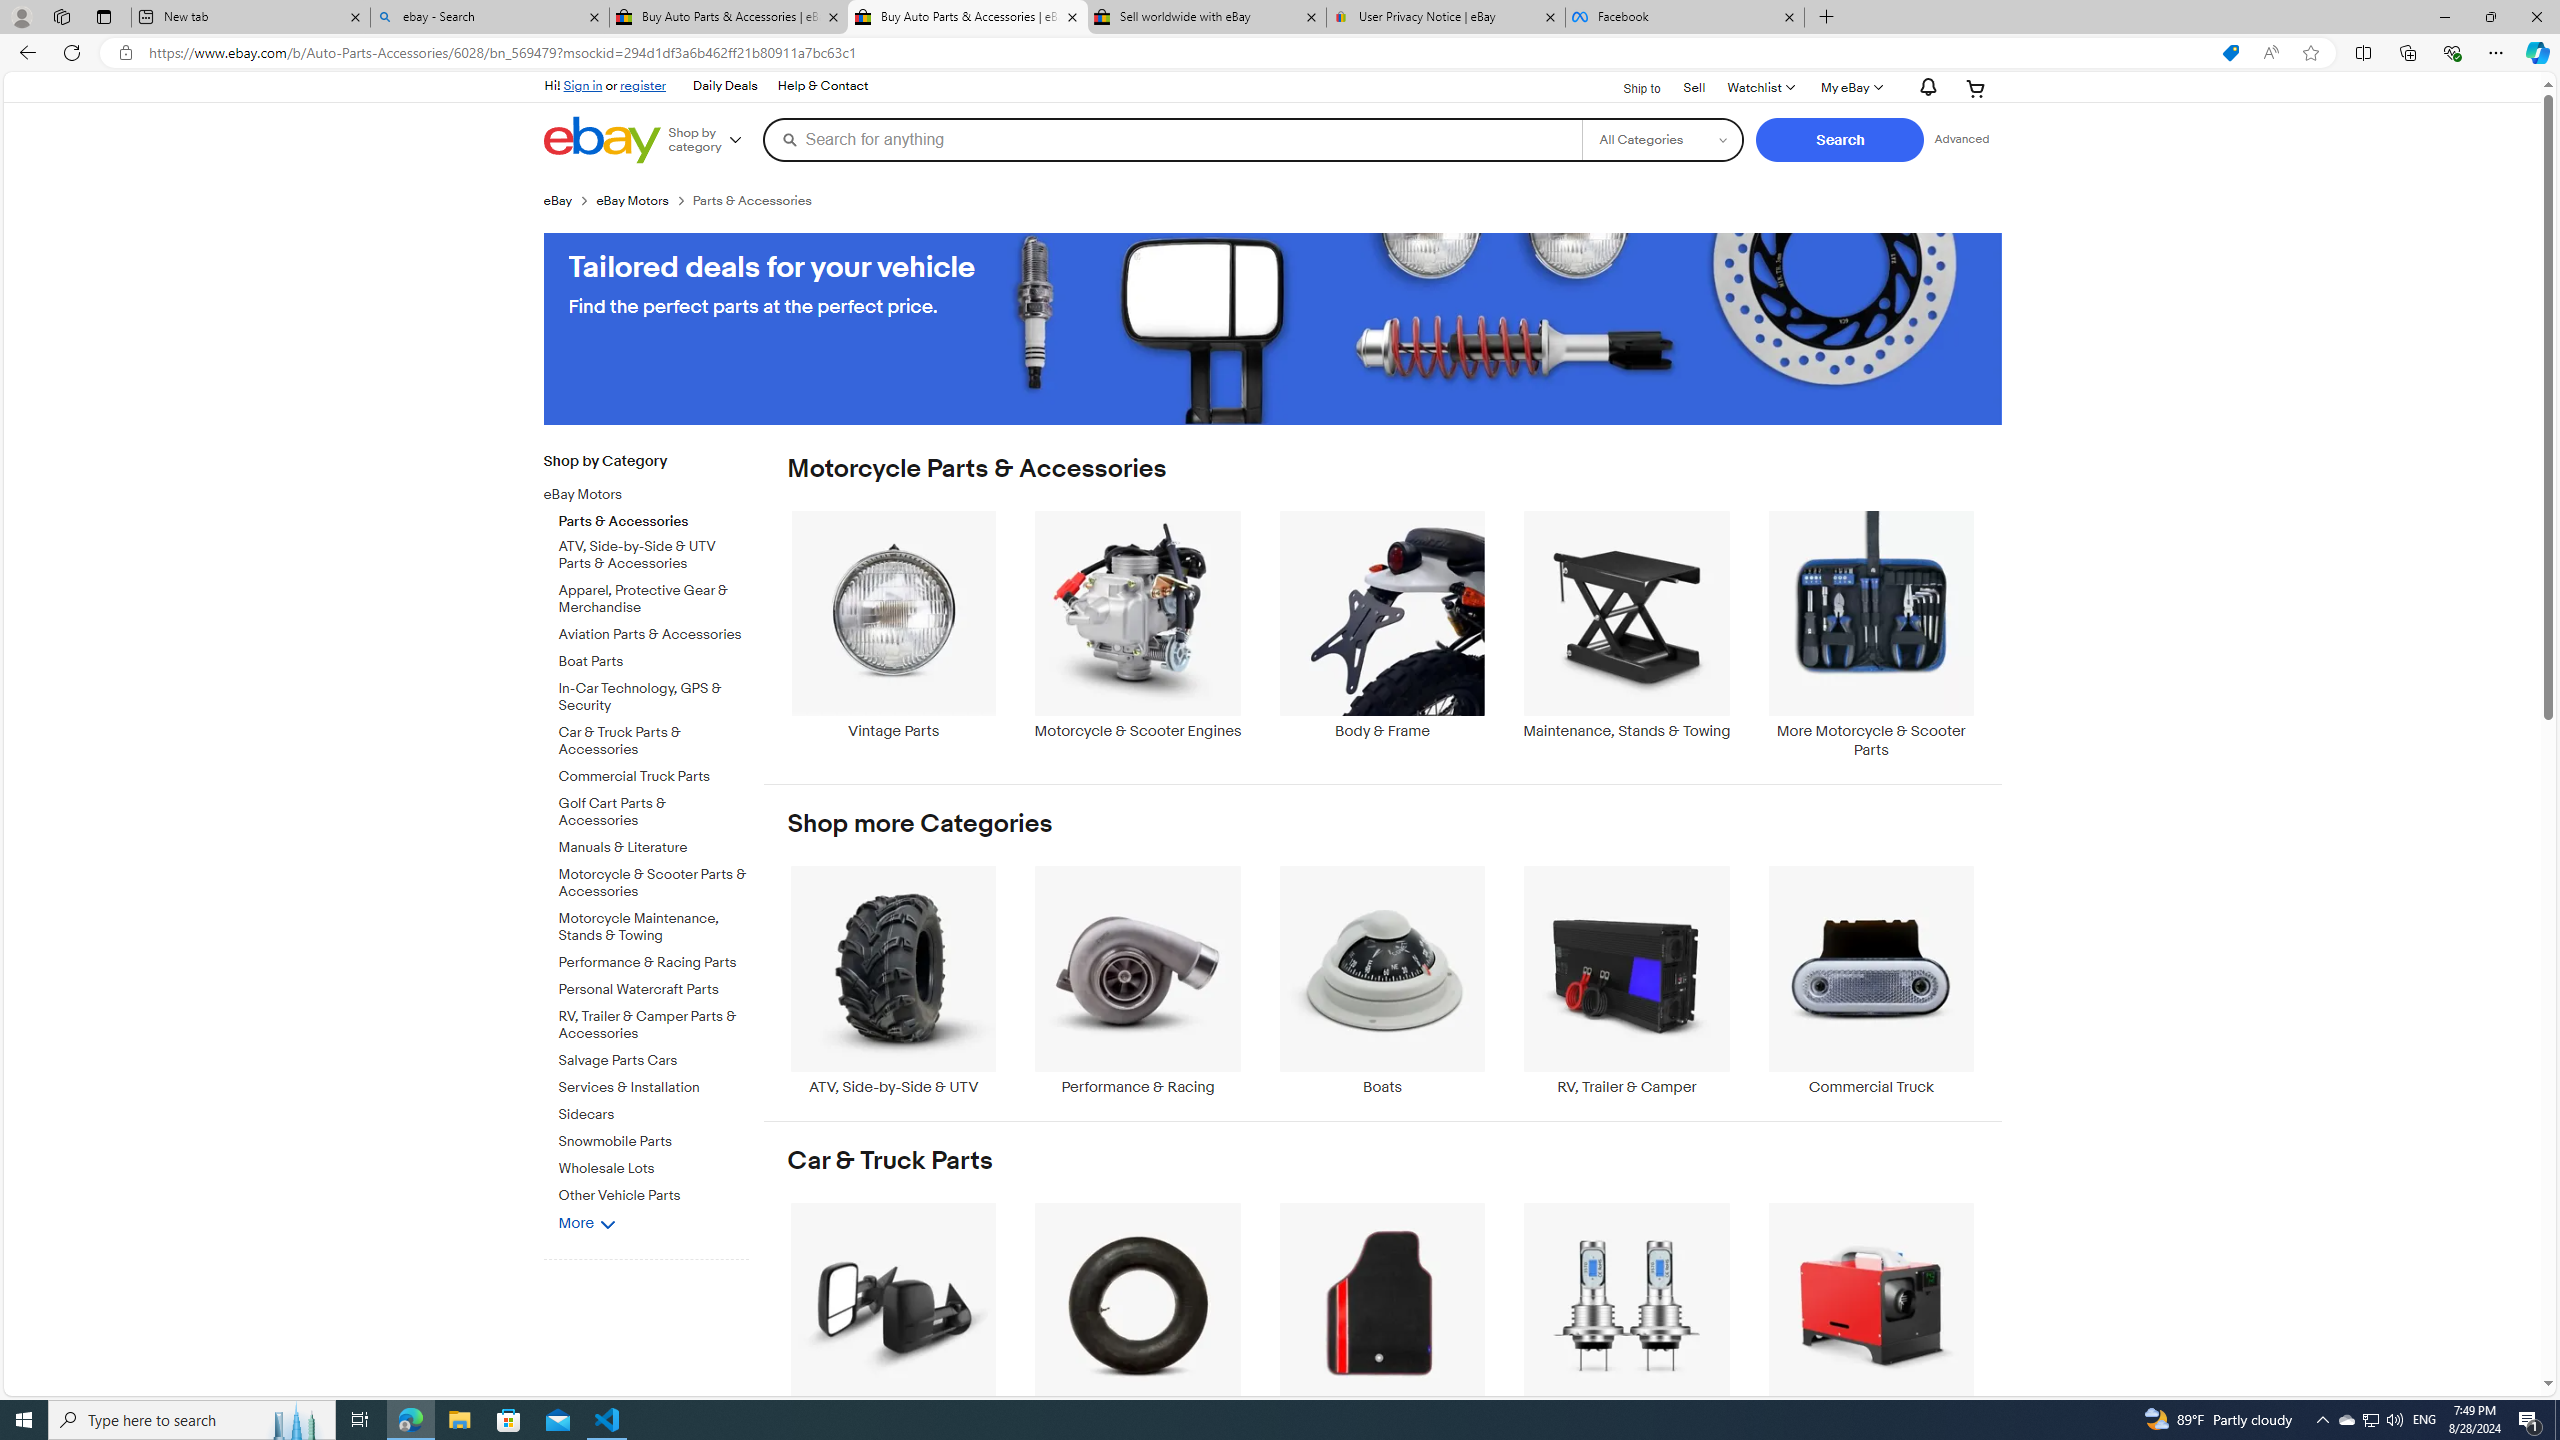 This screenshot has width=2560, height=1440. I want to click on 'Aviation Parts & Accessories', so click(653, 631).